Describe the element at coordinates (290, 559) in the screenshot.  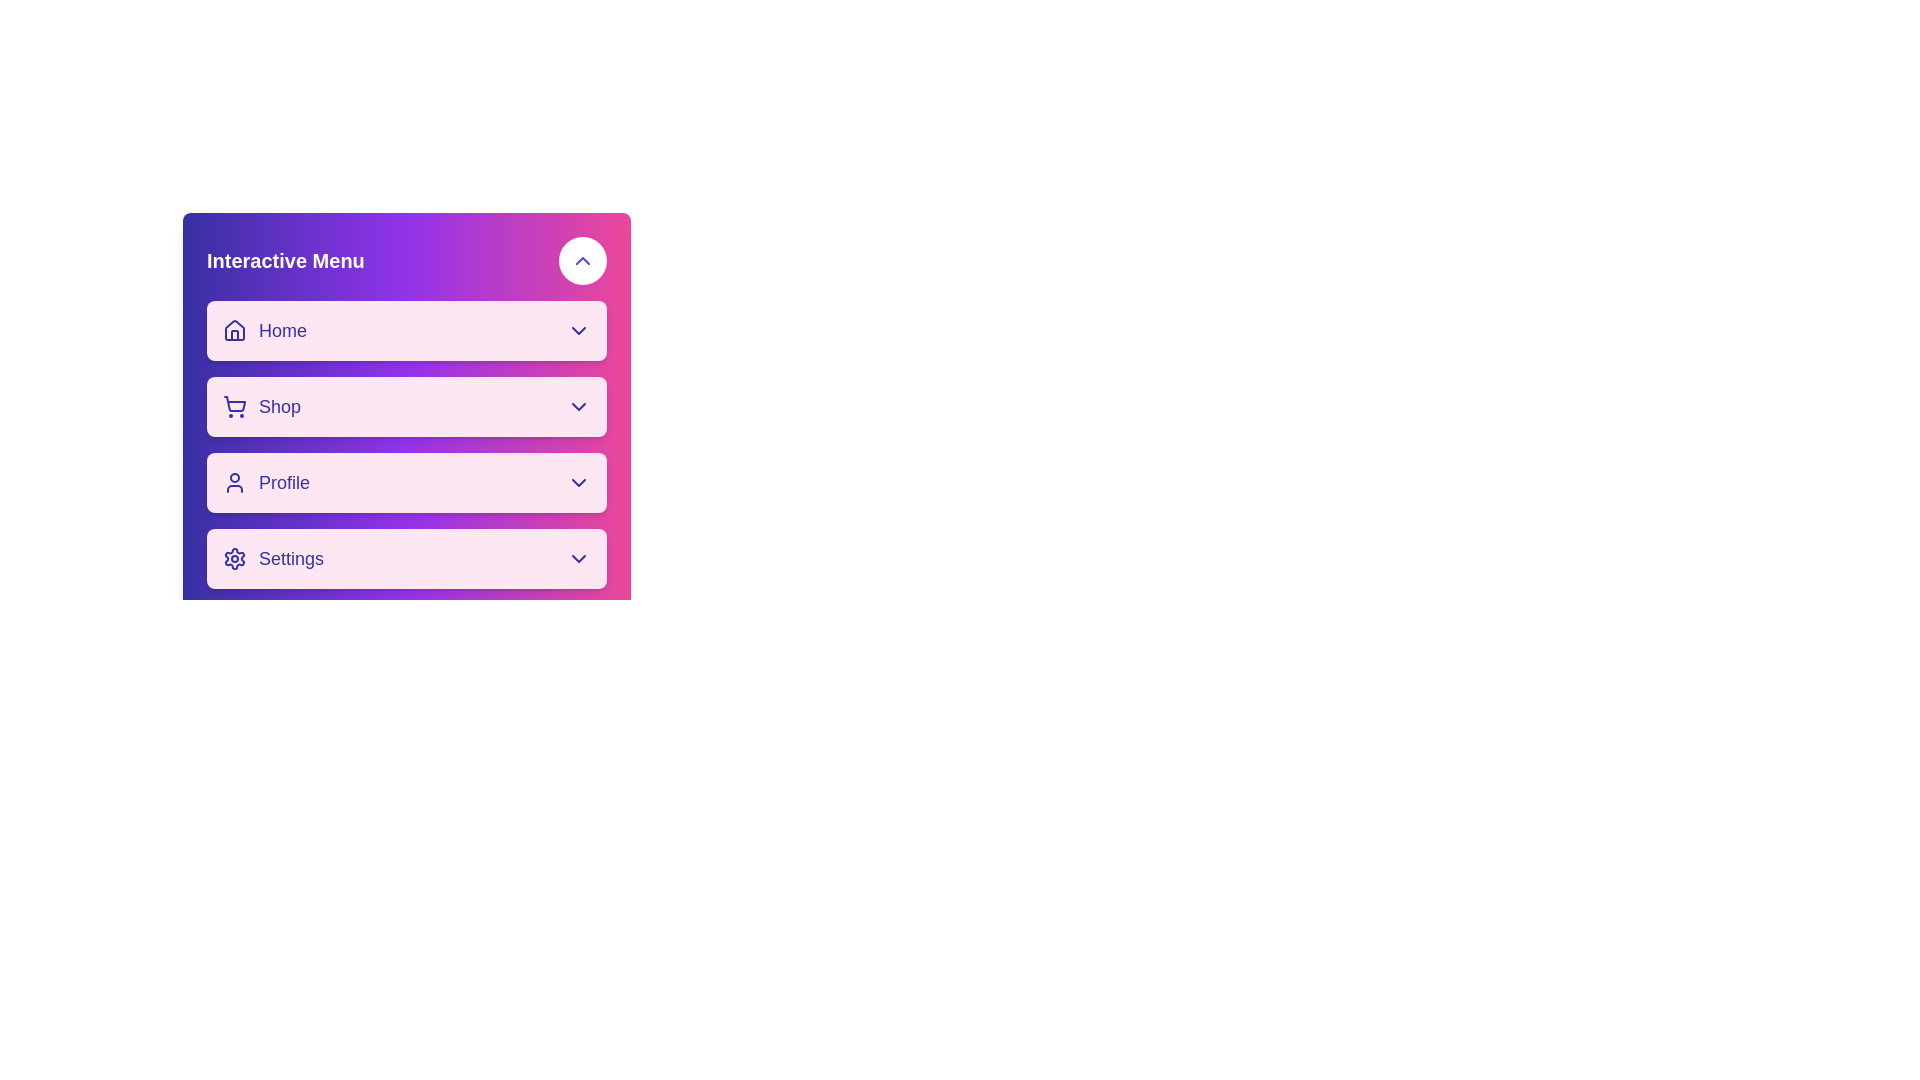
I see `the 'Settings' text label in the bottom section of the vertical interactive menu` at that location.